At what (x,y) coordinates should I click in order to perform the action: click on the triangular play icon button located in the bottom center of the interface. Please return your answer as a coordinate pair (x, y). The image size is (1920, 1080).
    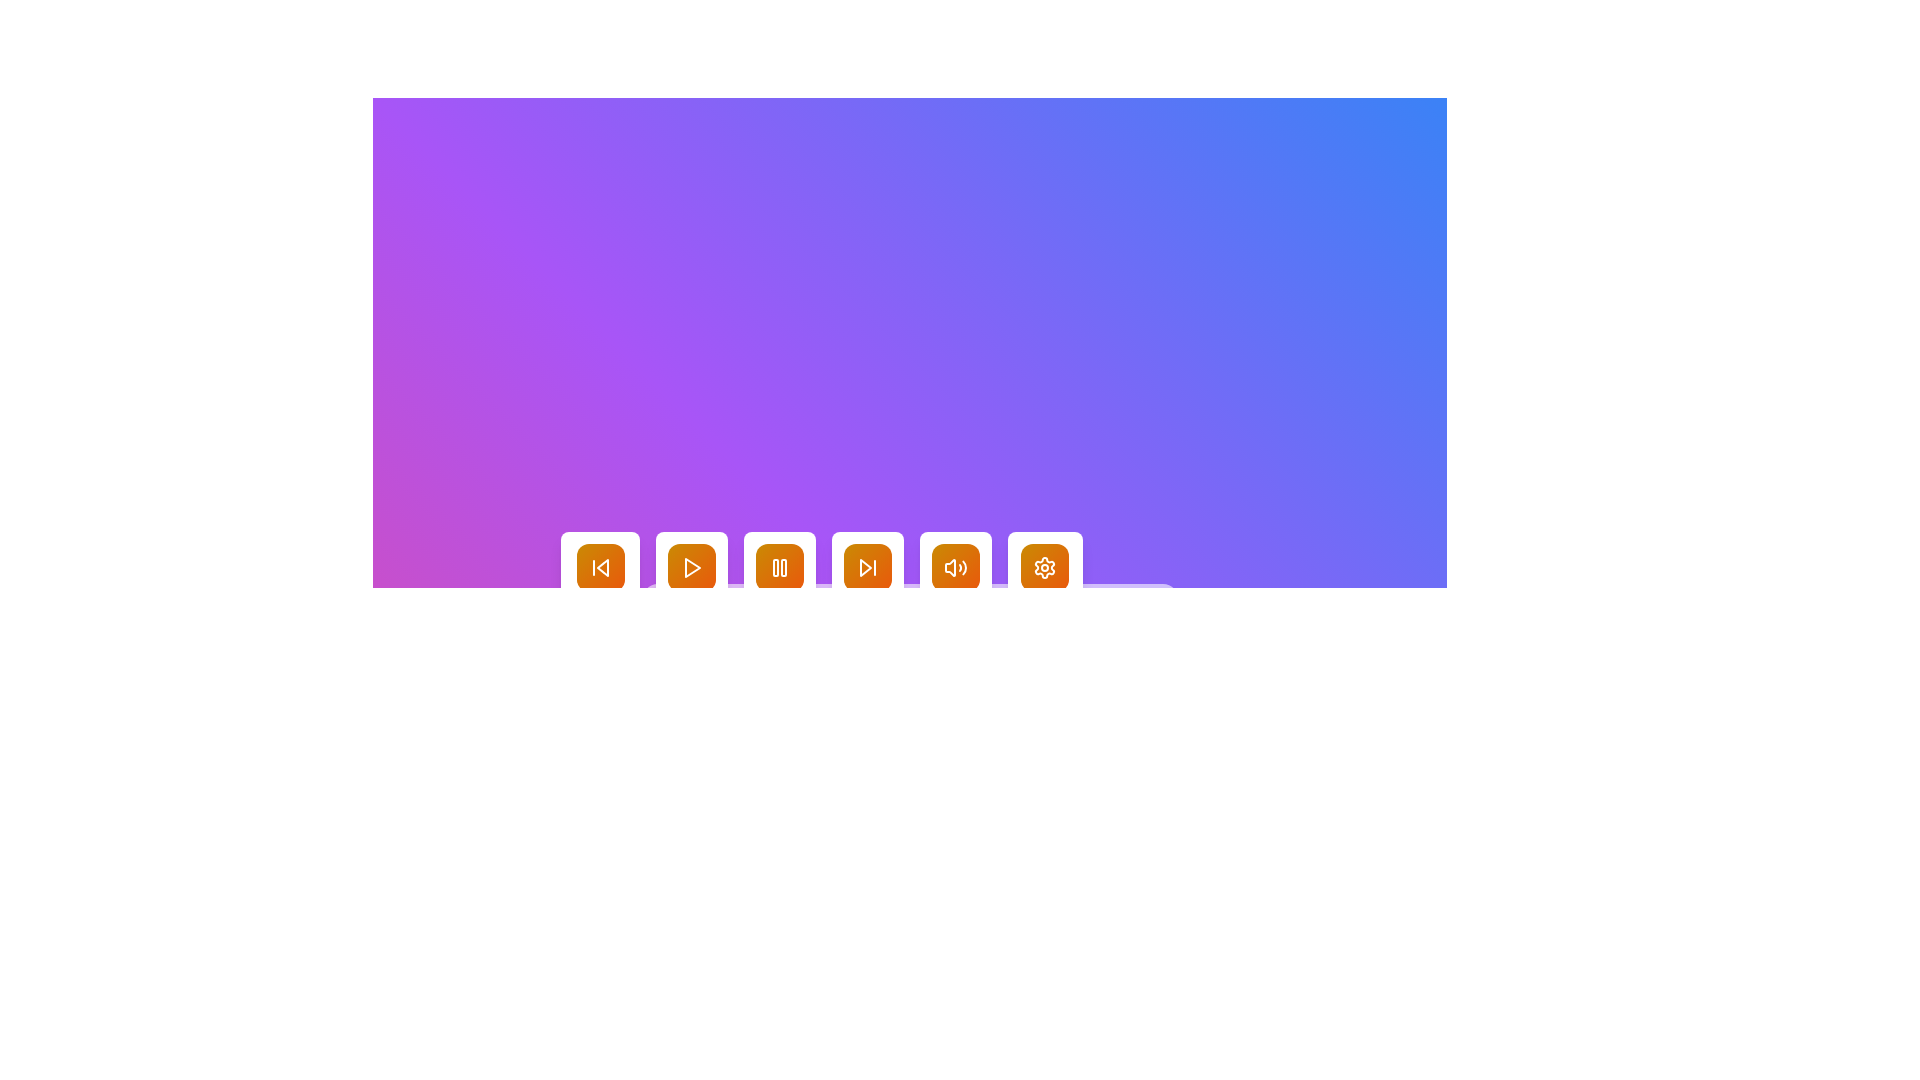
    Looking at the image, I should click on (691, 567).